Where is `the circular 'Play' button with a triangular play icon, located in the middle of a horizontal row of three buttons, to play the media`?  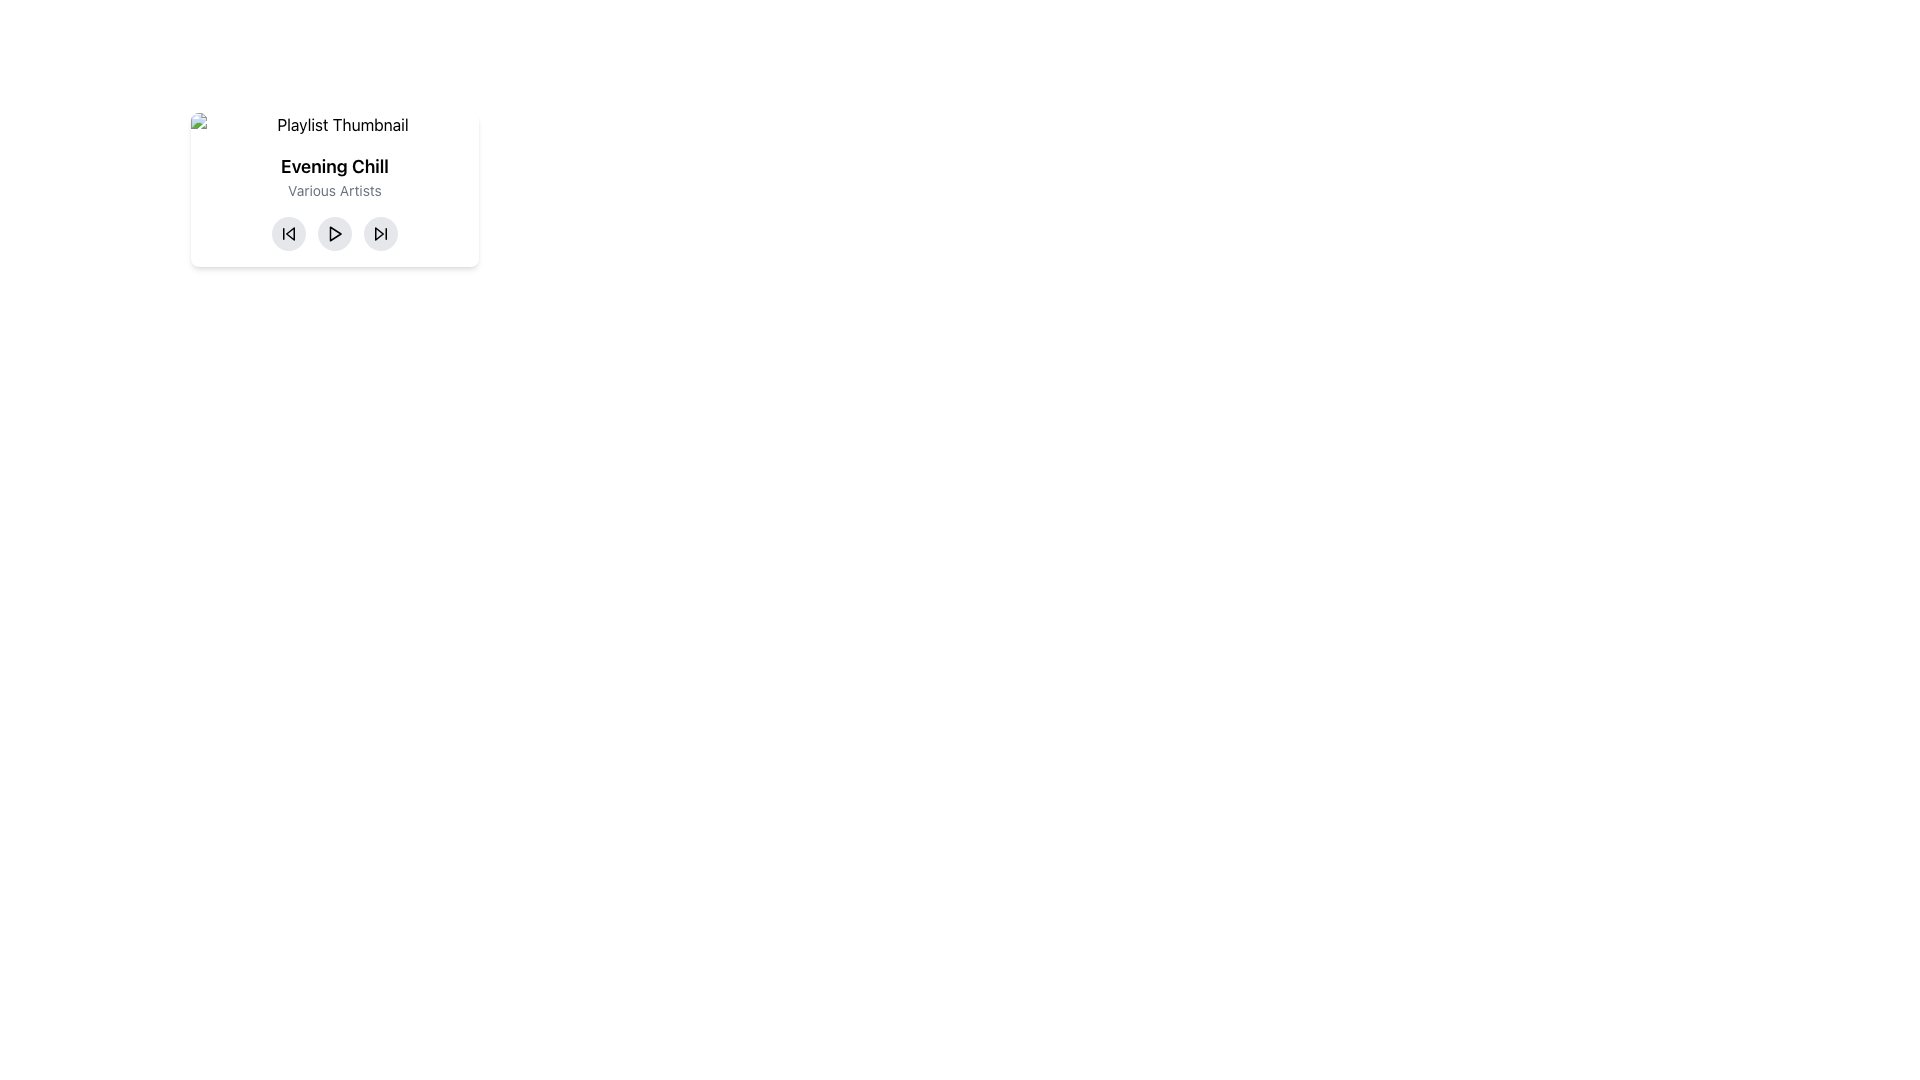
the circular 'Play' button with a triangular play icon, located in the middle of a horizontal row of three buttons, to play the media is located at coordinates (335, 233).